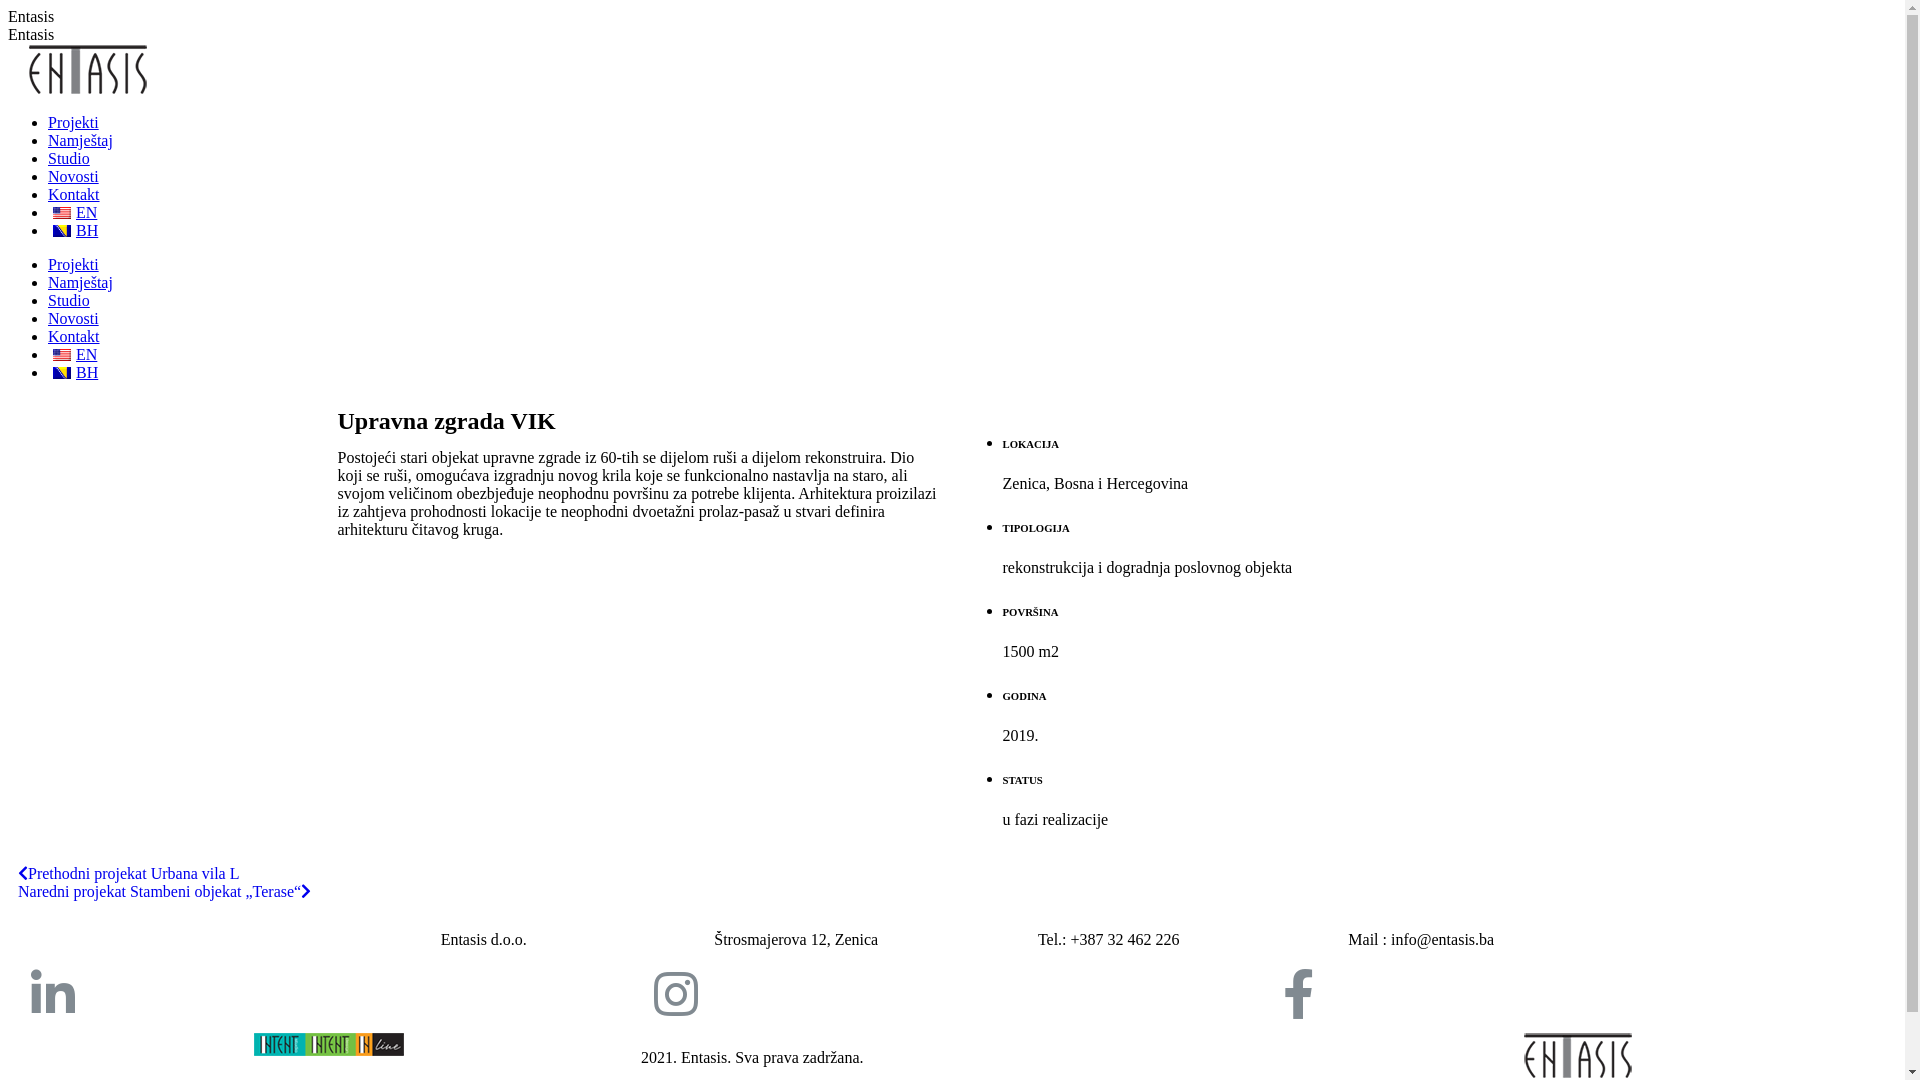 This screenshot has height=1080, width=1920. Describe the element at coordinates (73, 194) in the screenshot. I see `'Kontakt'` at that location.